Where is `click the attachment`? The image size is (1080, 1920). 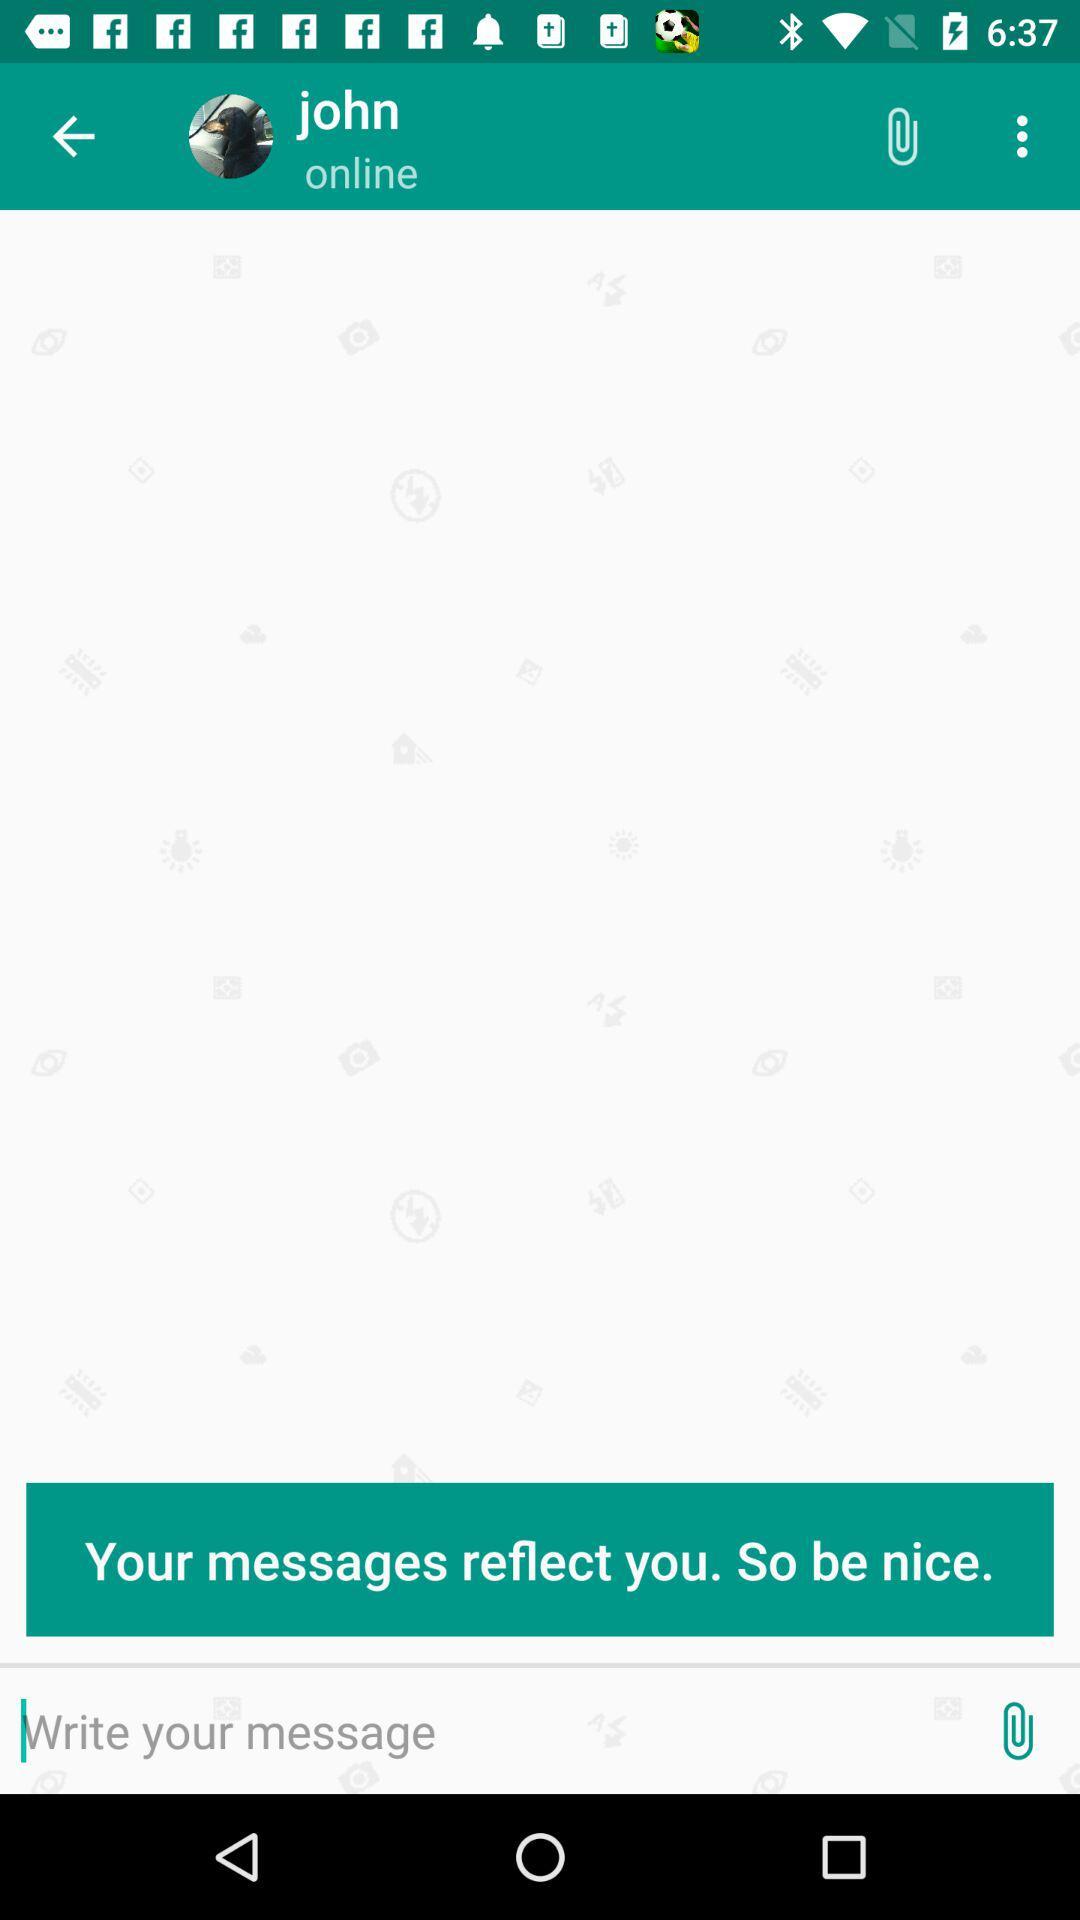 click the attachment is located at coordinates (1017, 1730).